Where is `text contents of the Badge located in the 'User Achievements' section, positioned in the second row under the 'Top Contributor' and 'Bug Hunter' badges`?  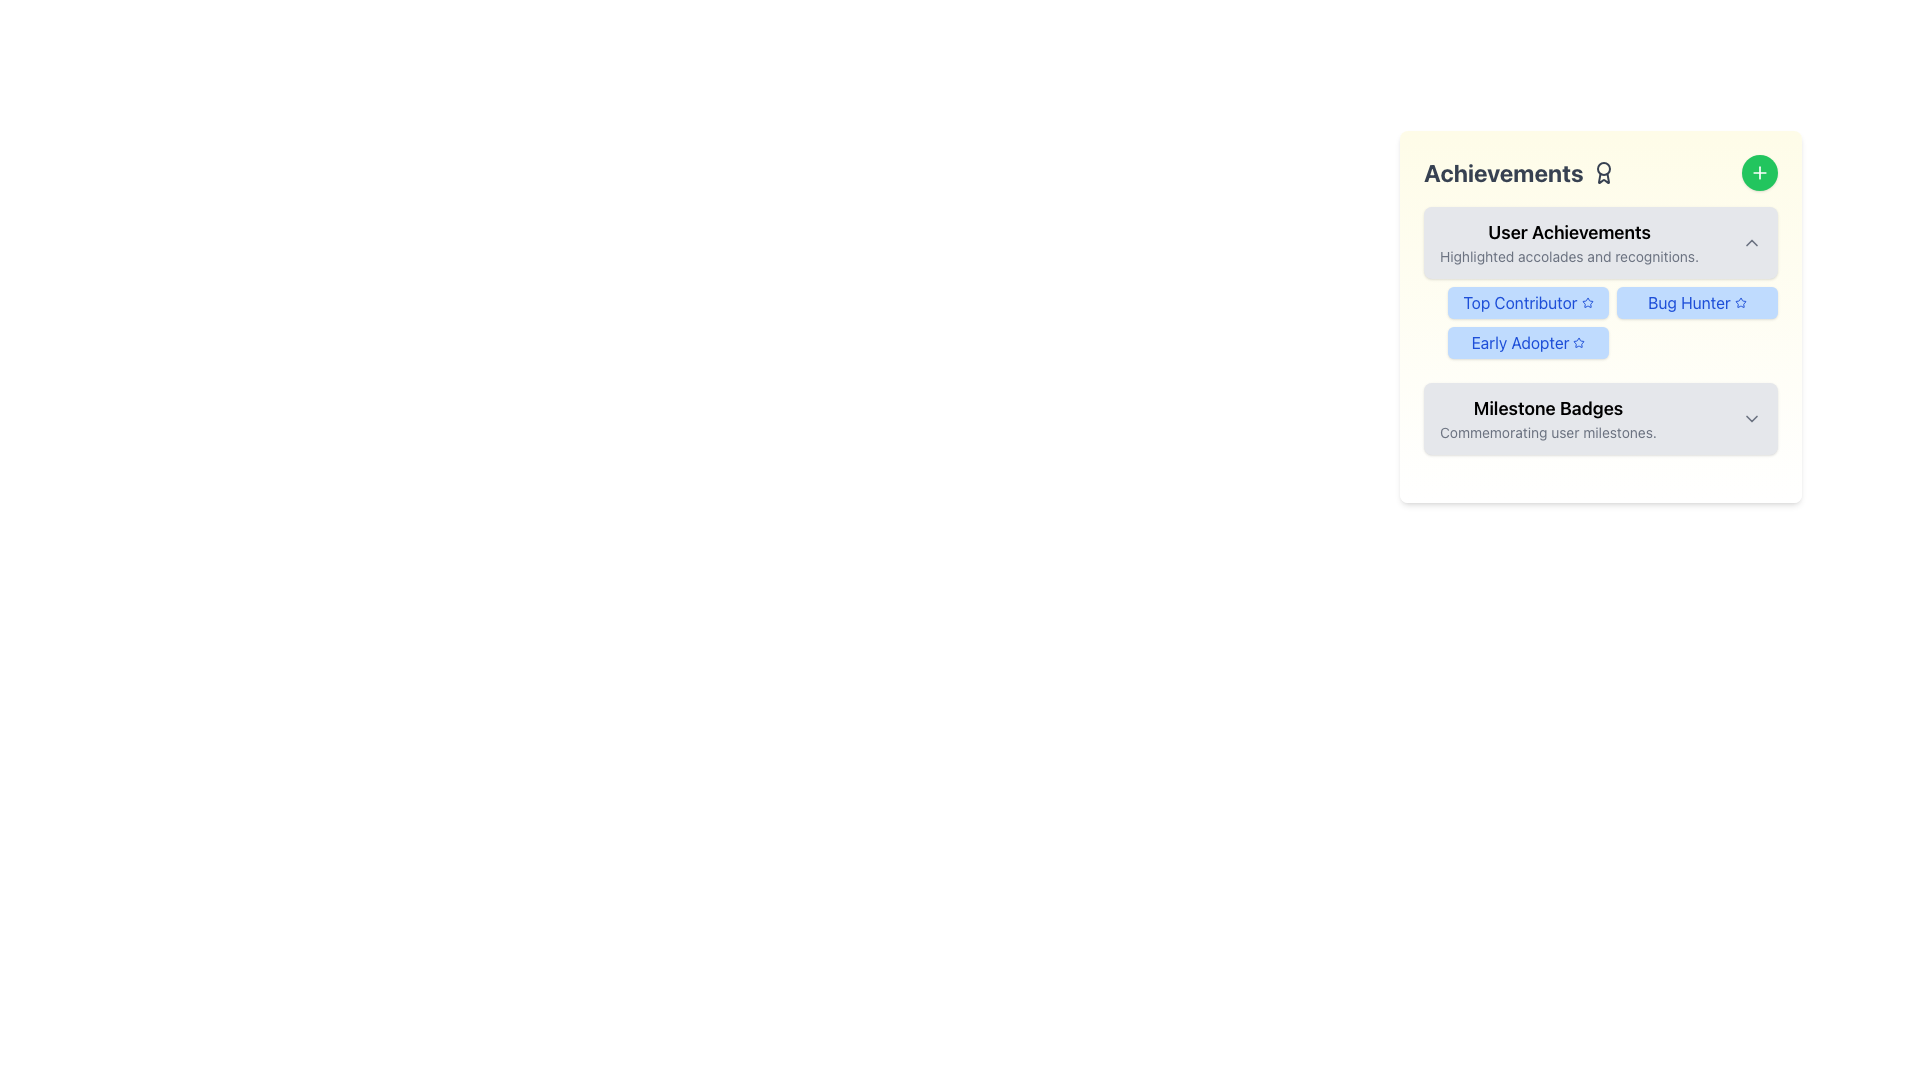
text contents of the Badge located in the 'User Achievements' section, positioned in the second row under the 'Top Contributor' and 'Bug Hunter' badges is located at coordinates (1527, 342).